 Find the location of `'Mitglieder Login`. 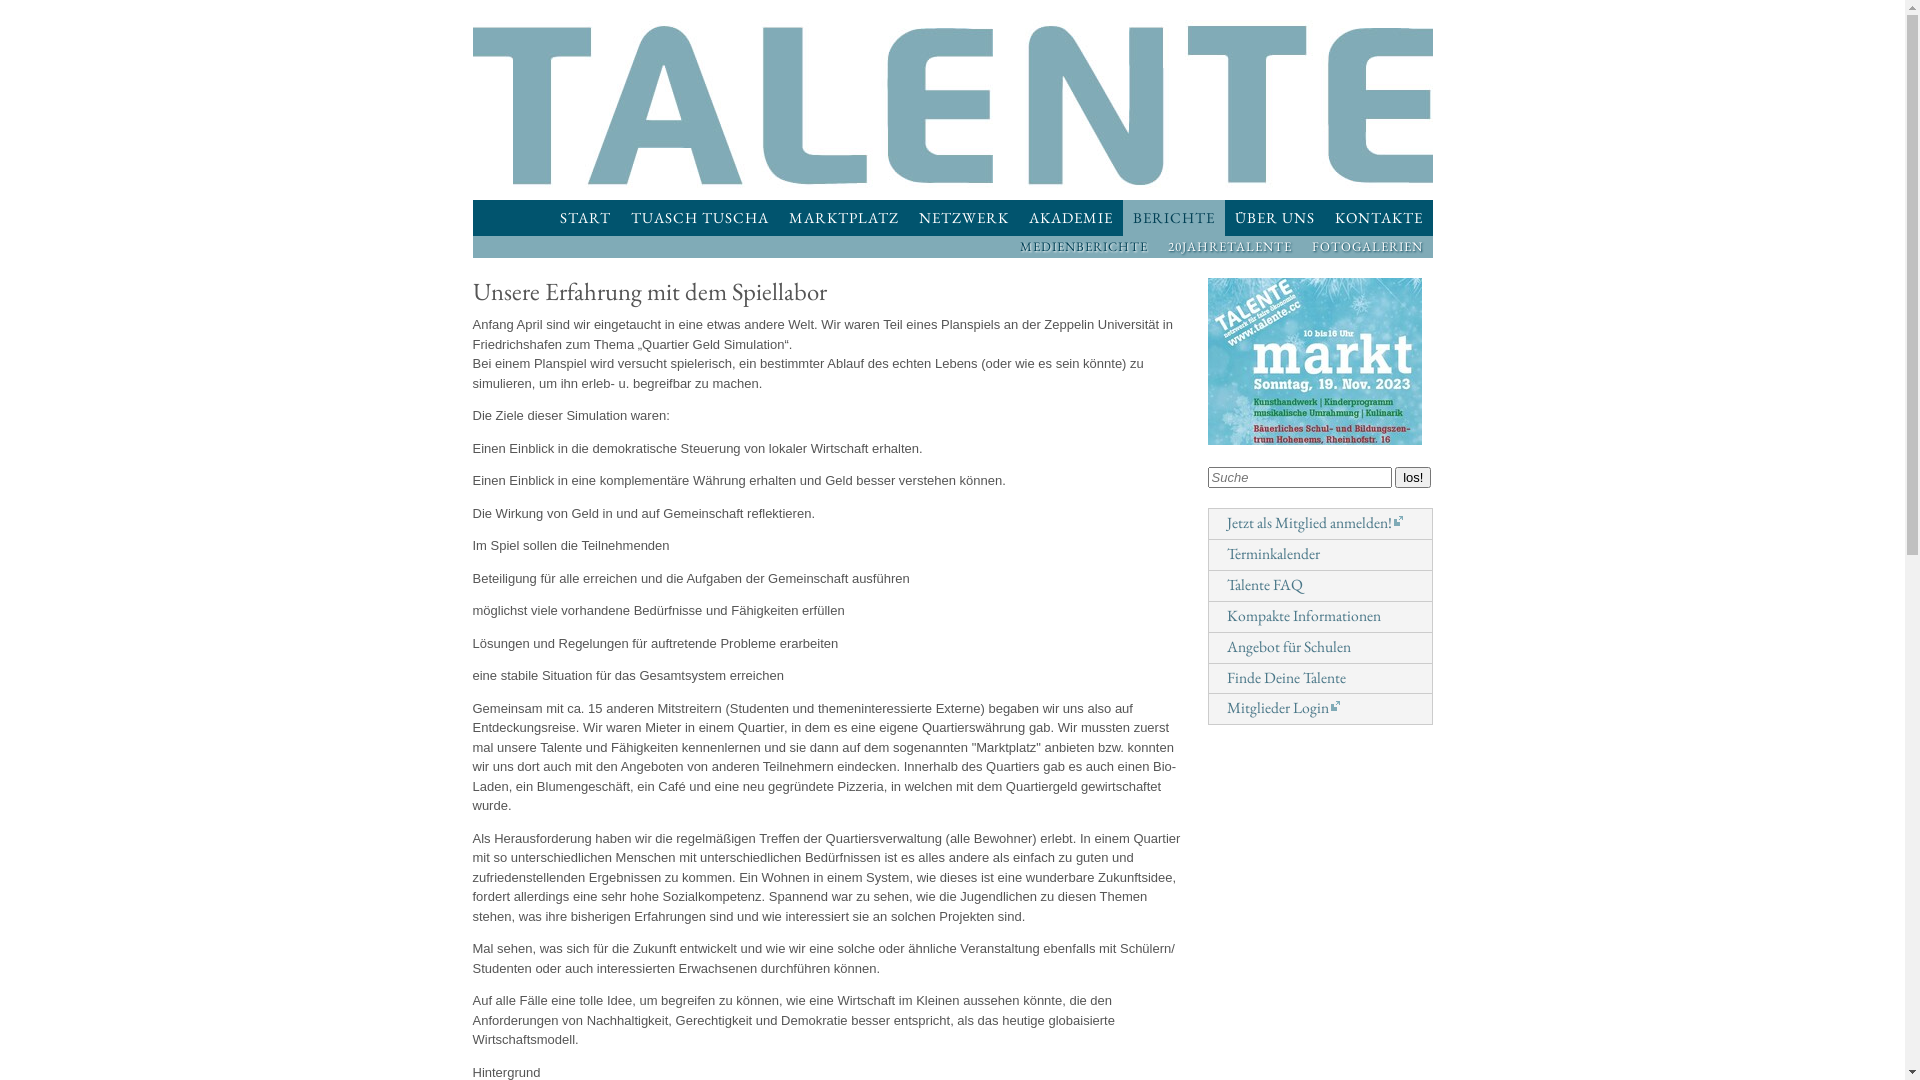

'Mitglieder Login is located at coordinates (1275, 706).